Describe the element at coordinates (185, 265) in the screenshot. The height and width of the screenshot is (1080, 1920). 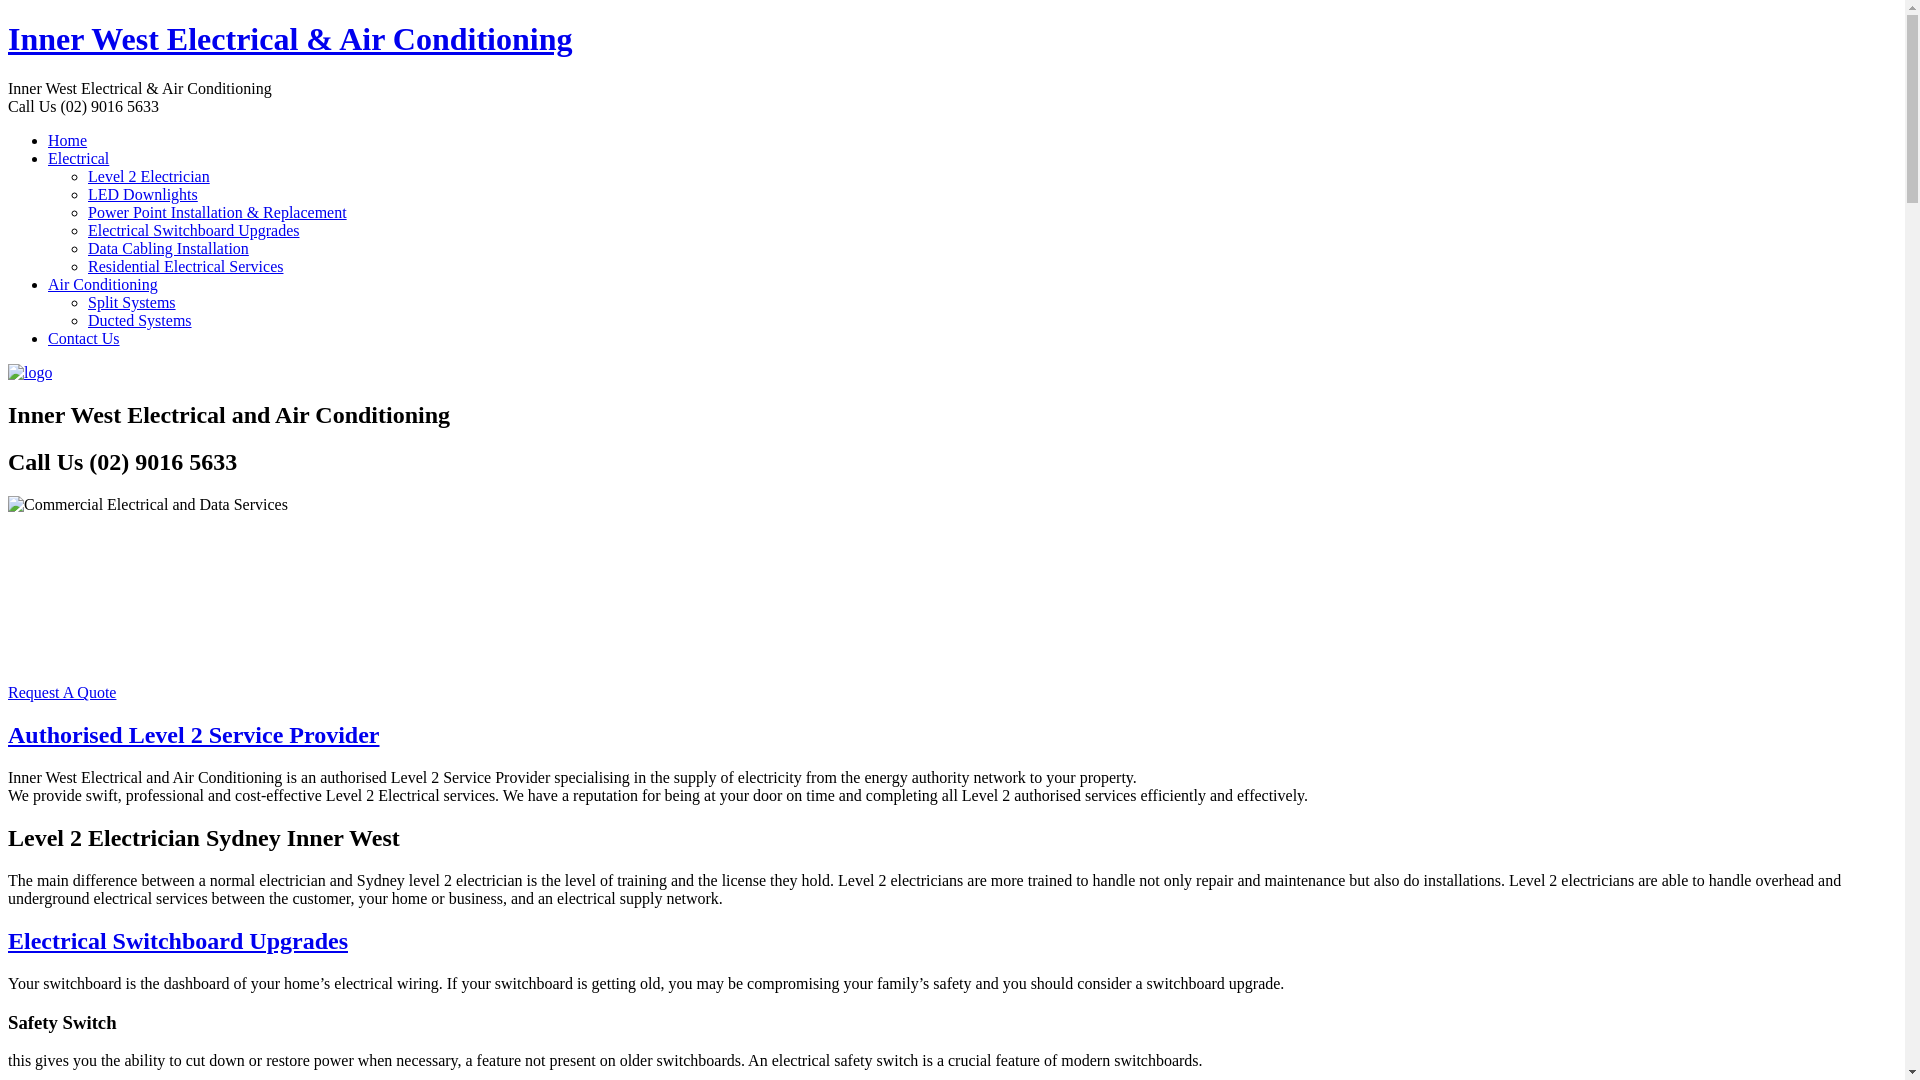
I see `'Residential Electrical Services'` at that location.